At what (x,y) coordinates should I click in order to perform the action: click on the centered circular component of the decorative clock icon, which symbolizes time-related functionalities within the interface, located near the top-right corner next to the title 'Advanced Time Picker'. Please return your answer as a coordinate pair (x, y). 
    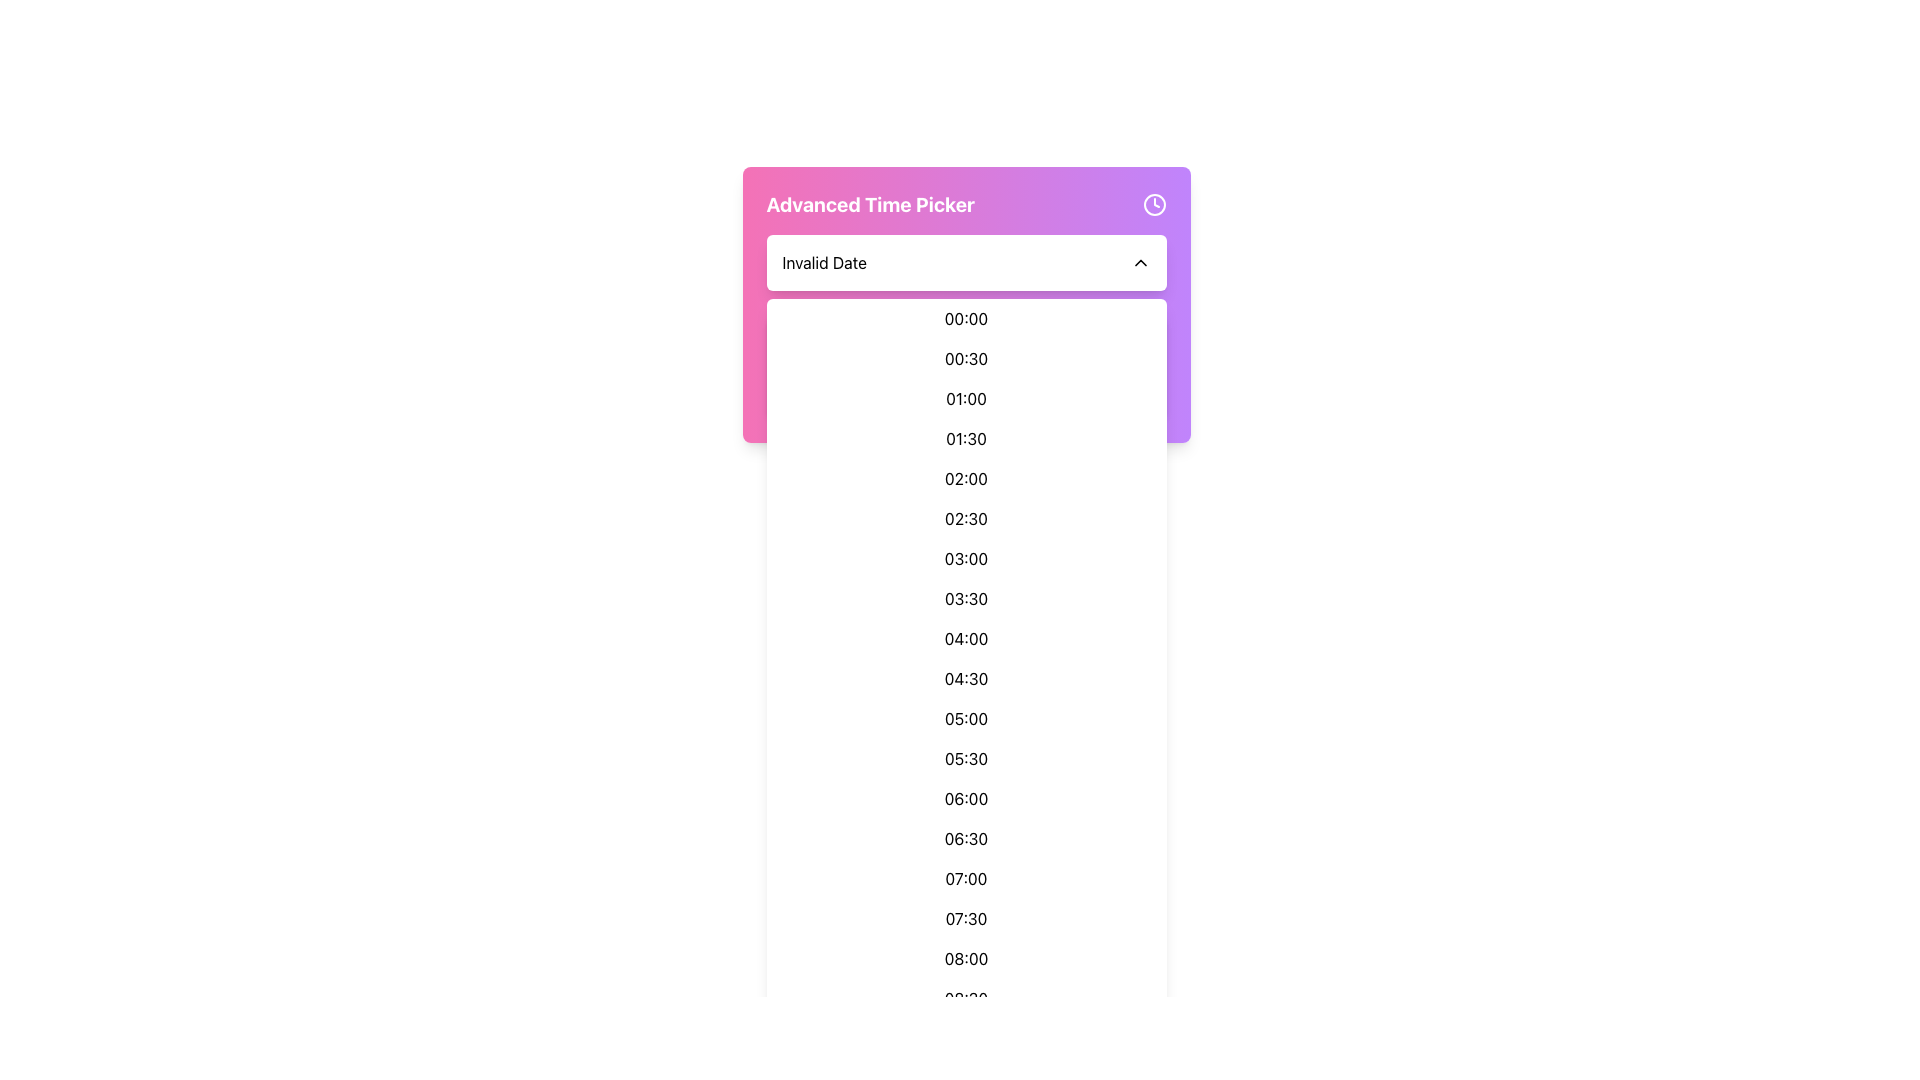
    Looking at the image, I should click on (1154, 204).